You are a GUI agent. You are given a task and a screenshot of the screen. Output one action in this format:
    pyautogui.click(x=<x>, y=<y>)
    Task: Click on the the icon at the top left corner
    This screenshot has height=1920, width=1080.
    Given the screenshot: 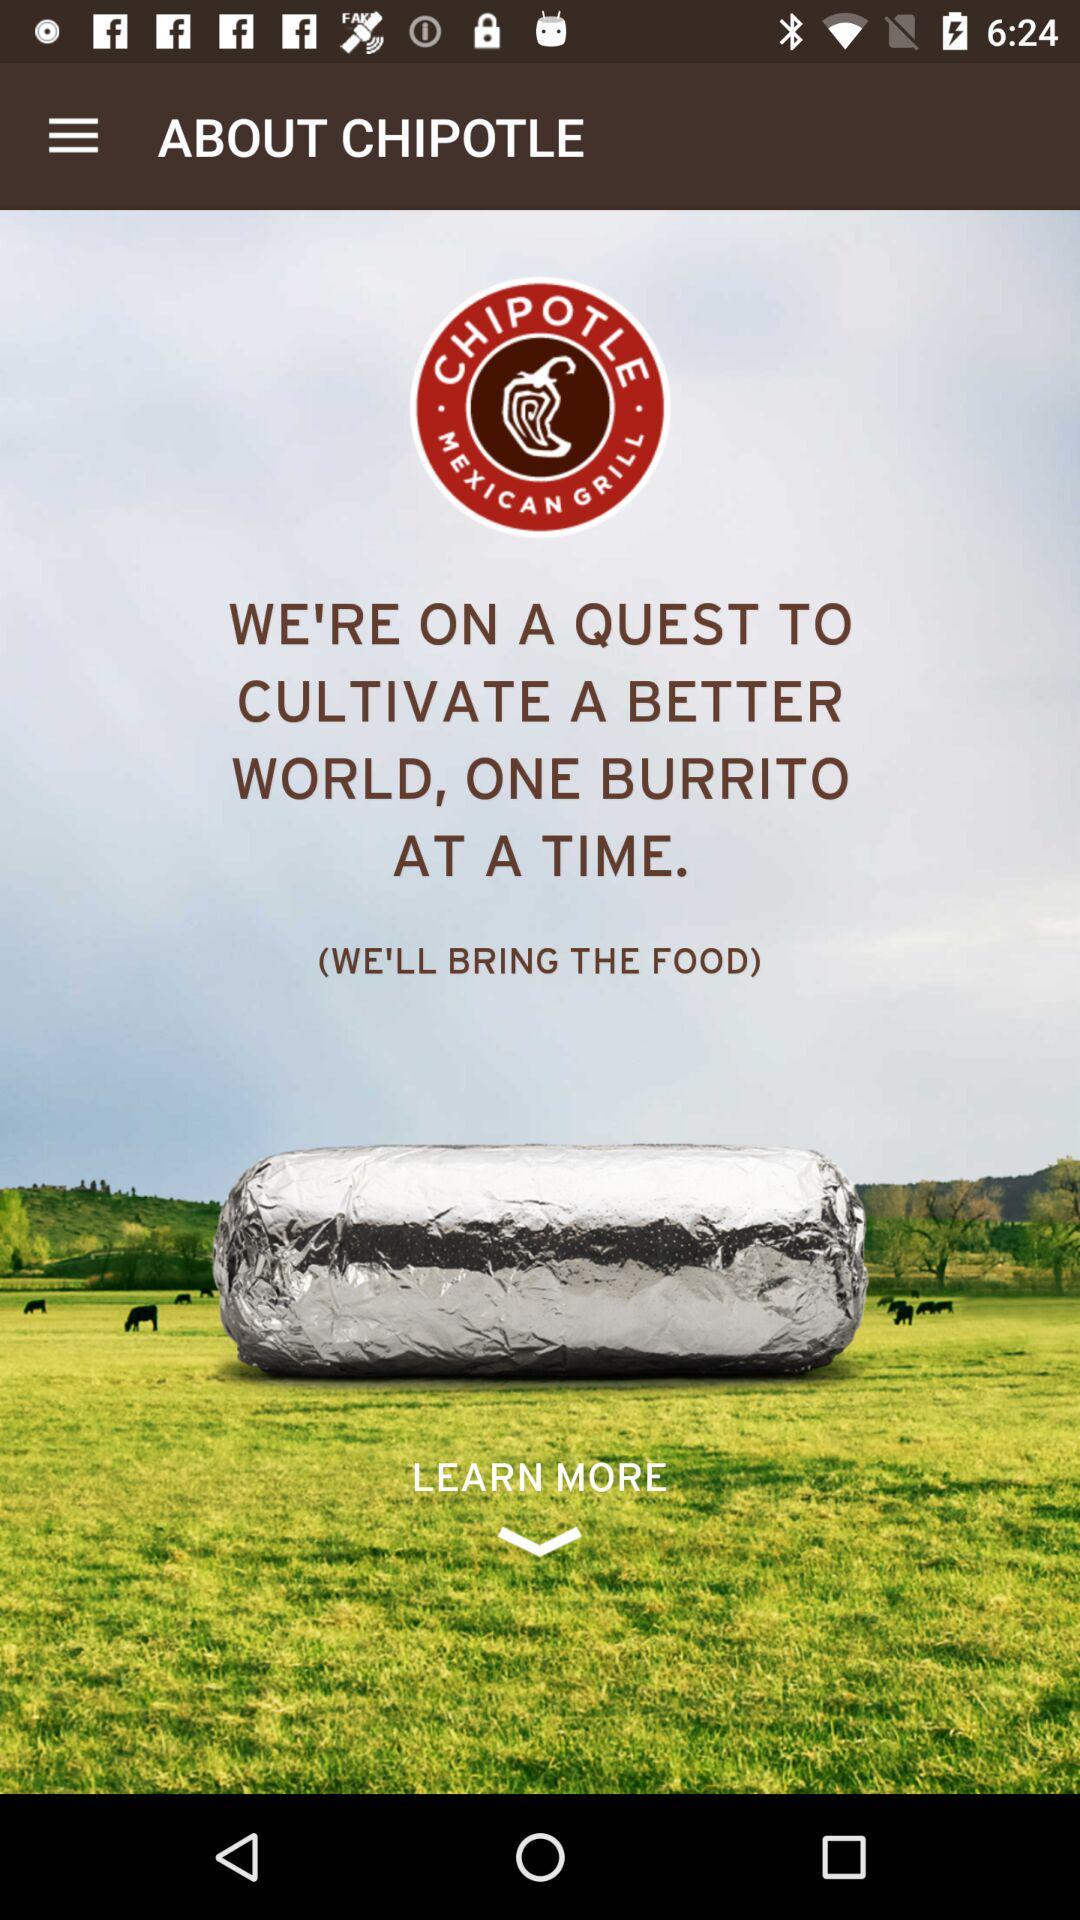 What is the action you would take?
    pyautogui.click(x=72, y=135)
    